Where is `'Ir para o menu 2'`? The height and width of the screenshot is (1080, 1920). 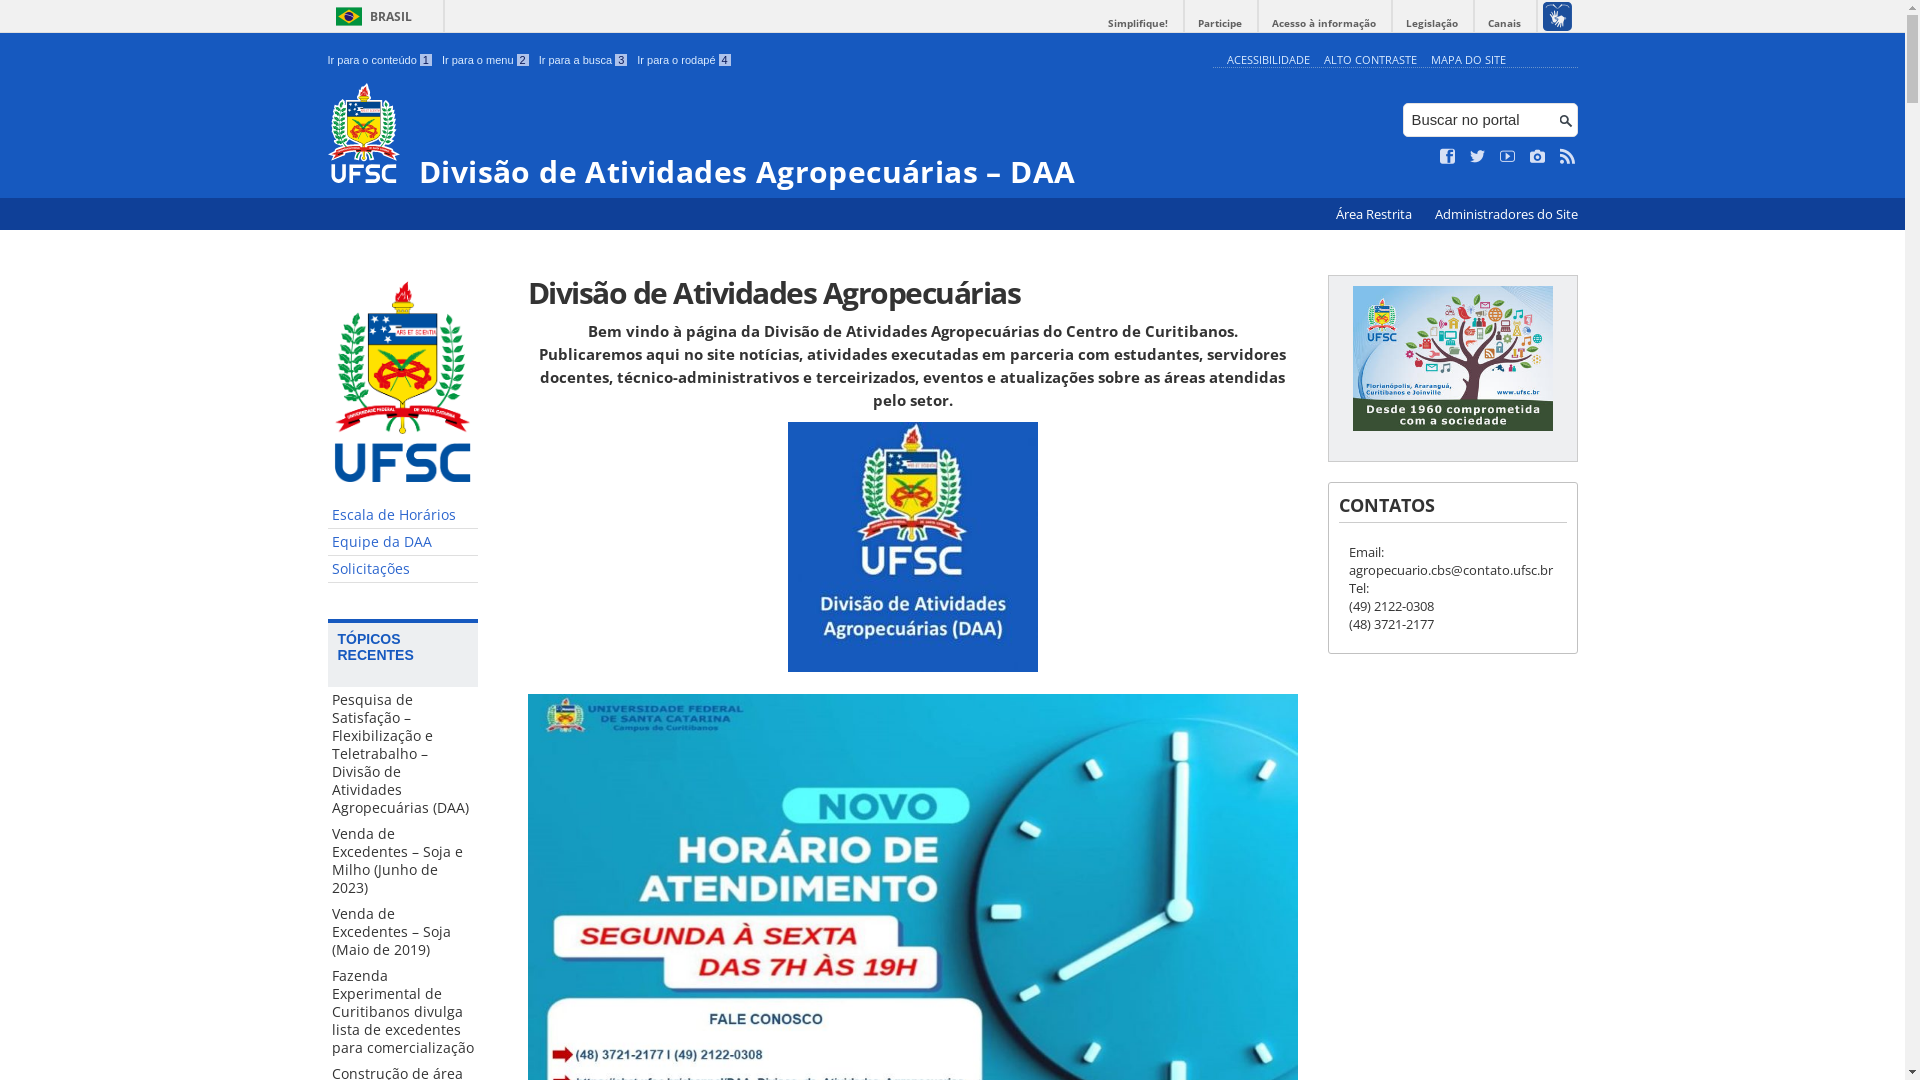 'Ir para o menu 2' is located at coordinates (485, 59).